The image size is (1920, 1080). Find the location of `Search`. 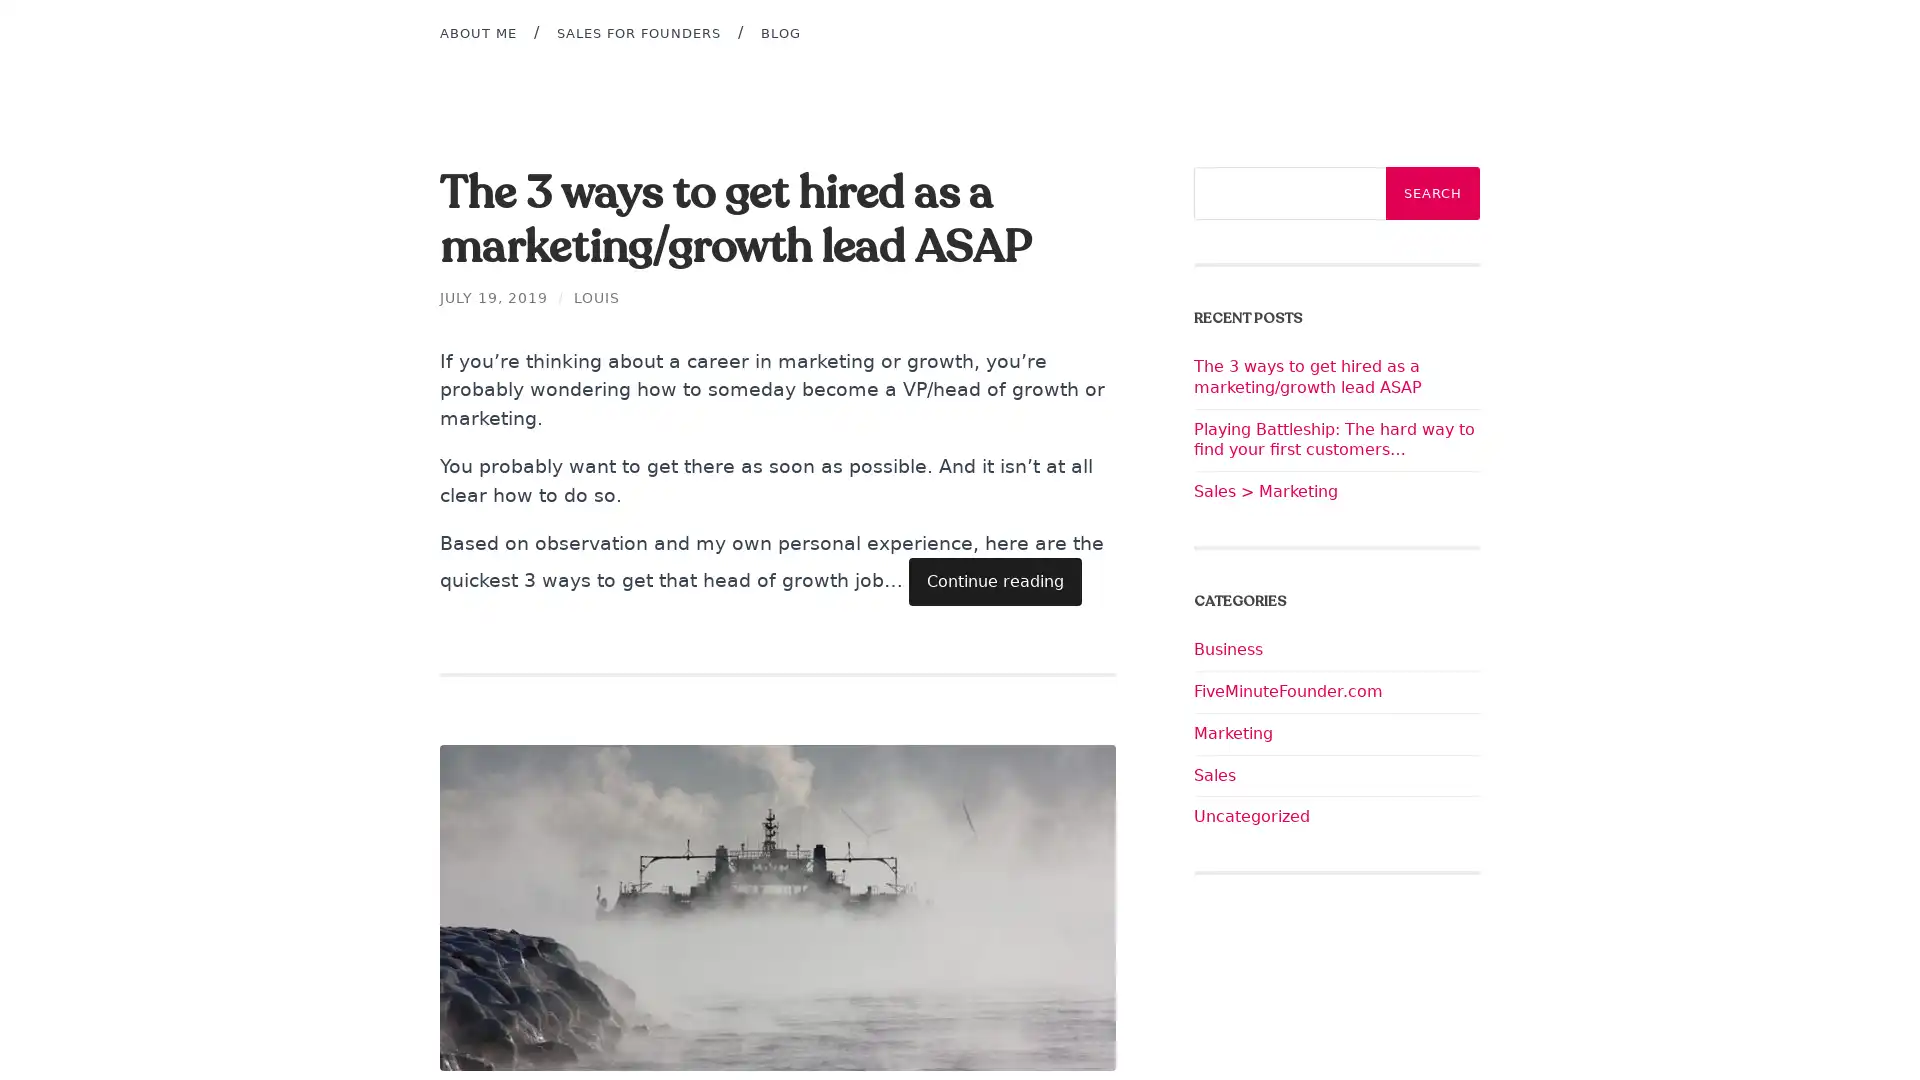

Search is located at coordinates (1432, 193).